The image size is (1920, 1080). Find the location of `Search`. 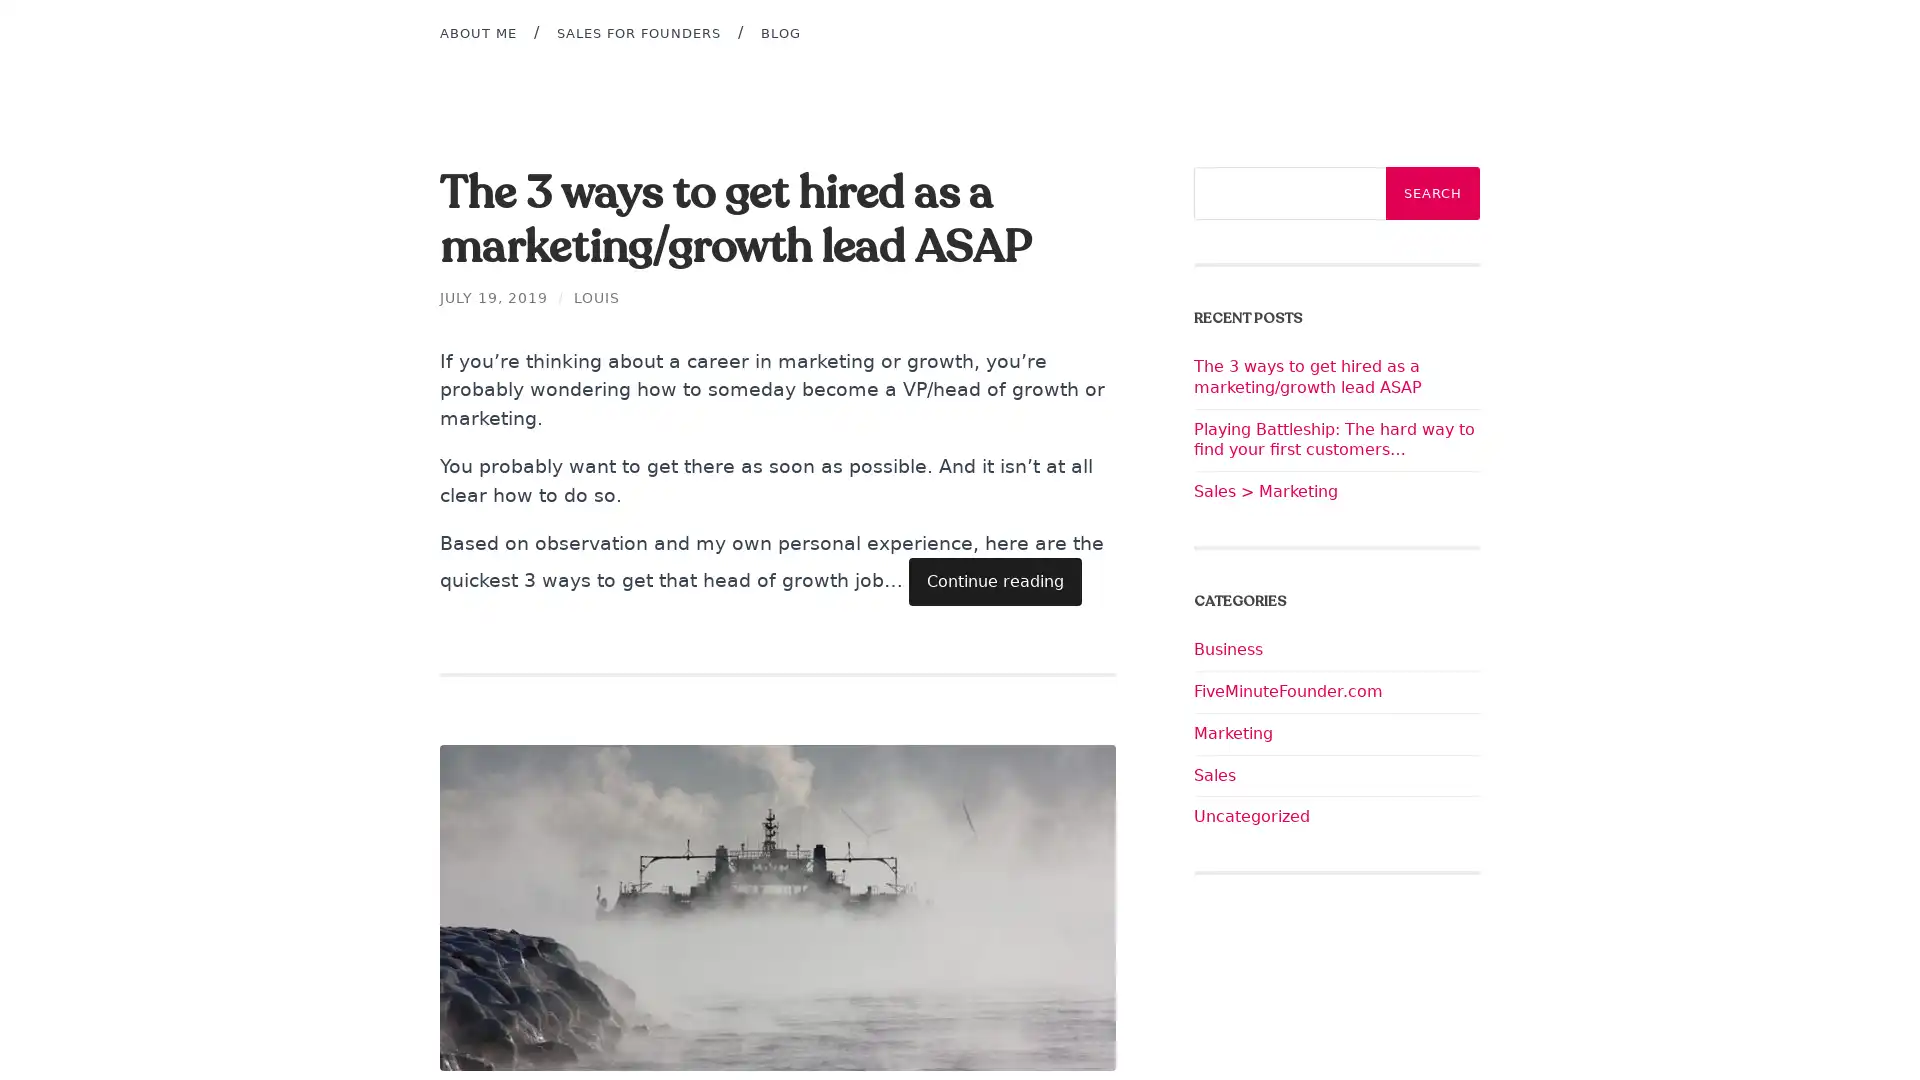

Search is located at coordinates (1432, 193).